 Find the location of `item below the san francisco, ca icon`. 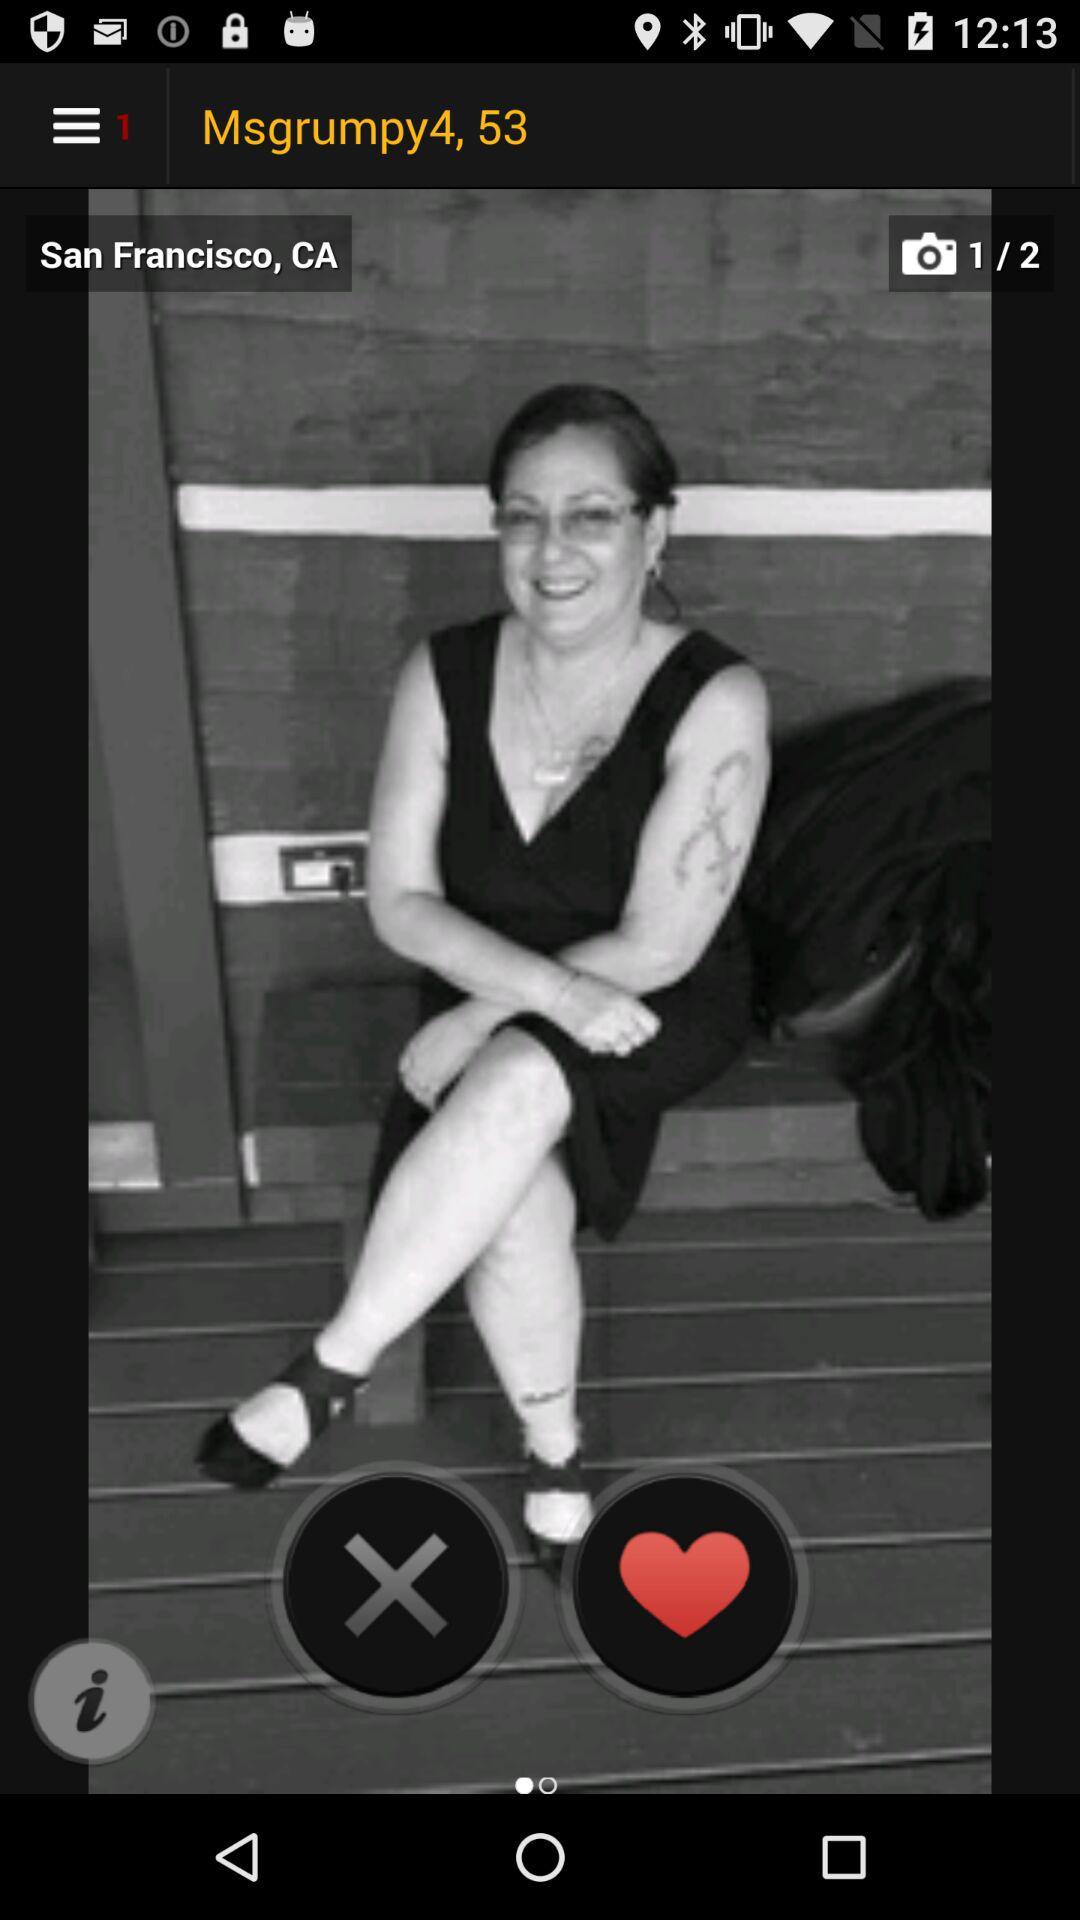

item below the san francisco, ca icon is located at coordinates (91, 1701).